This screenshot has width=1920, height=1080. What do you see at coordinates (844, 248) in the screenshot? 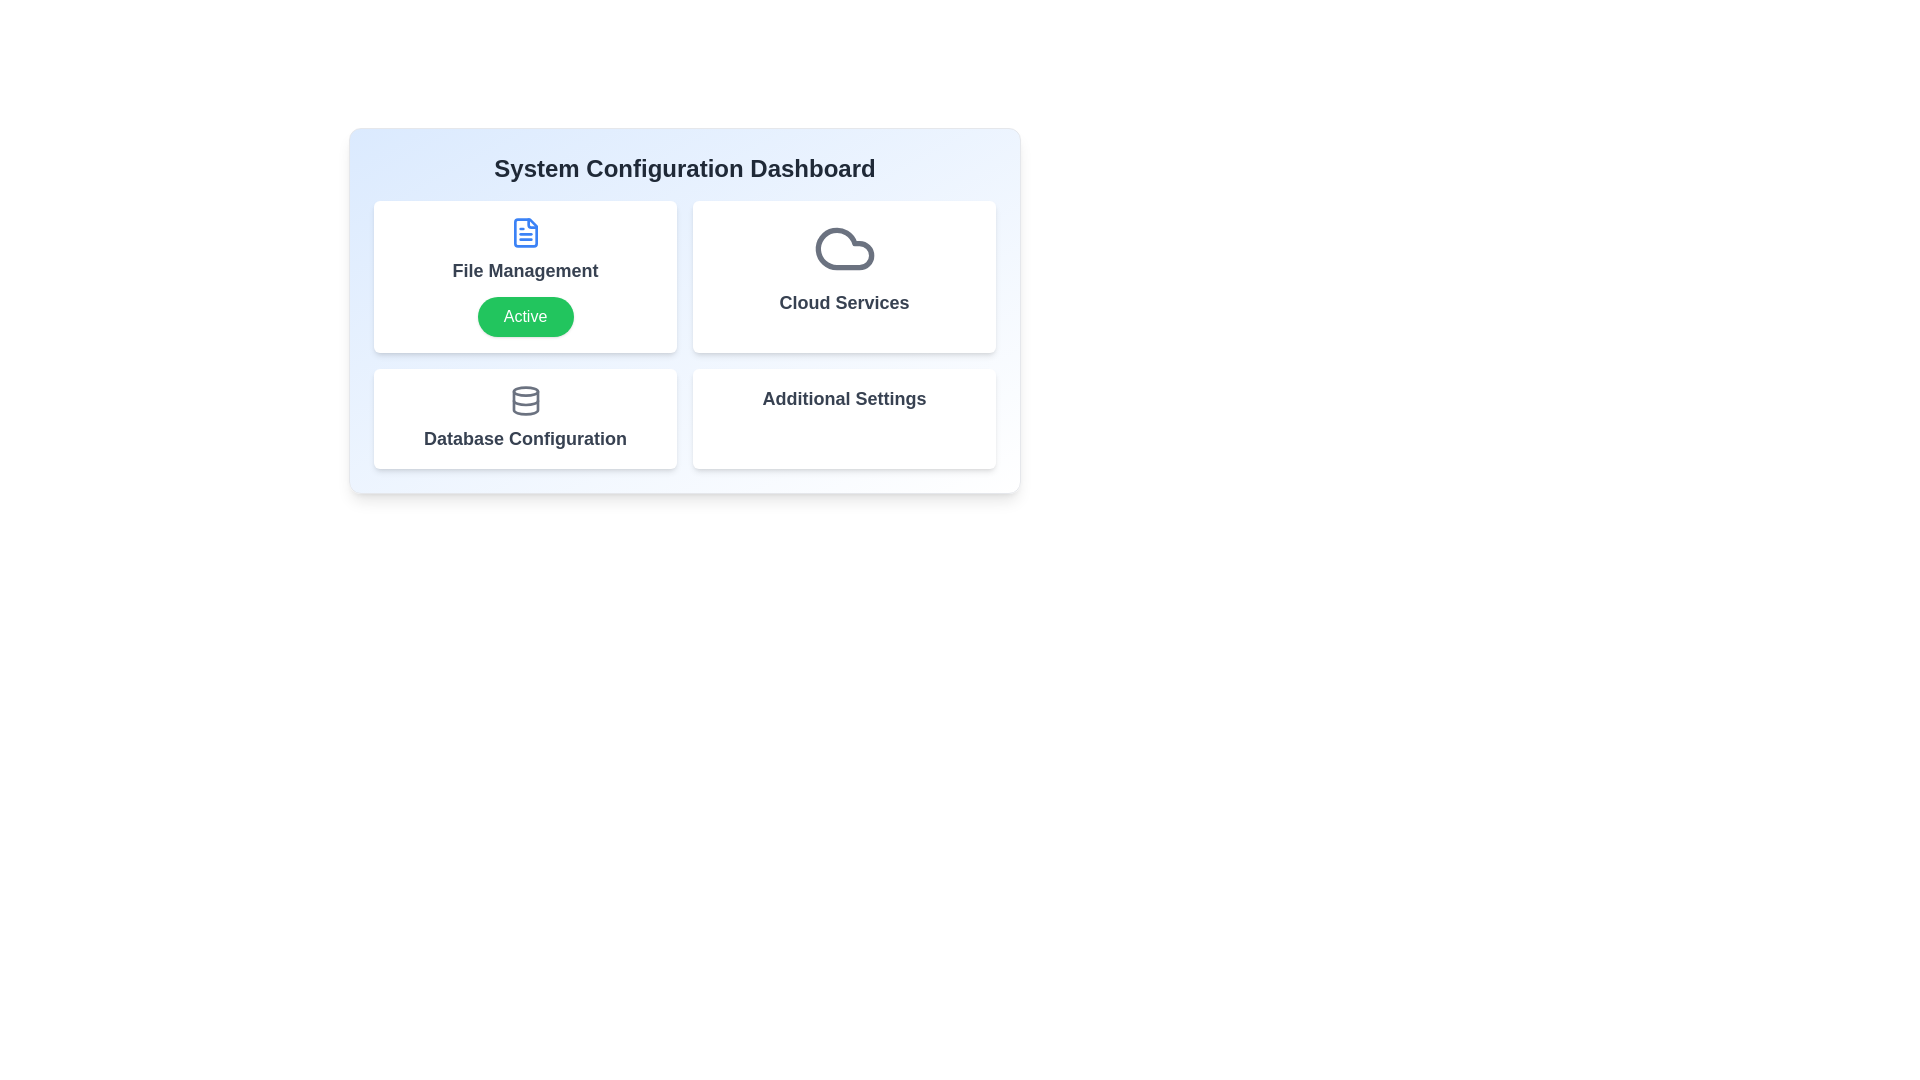
I see `the cloud graphic icon located in the top-right quadrant under the 'System Configuration Dashboard' heading, above the text 'Cloud Services'` at bounding box center [844, 248].